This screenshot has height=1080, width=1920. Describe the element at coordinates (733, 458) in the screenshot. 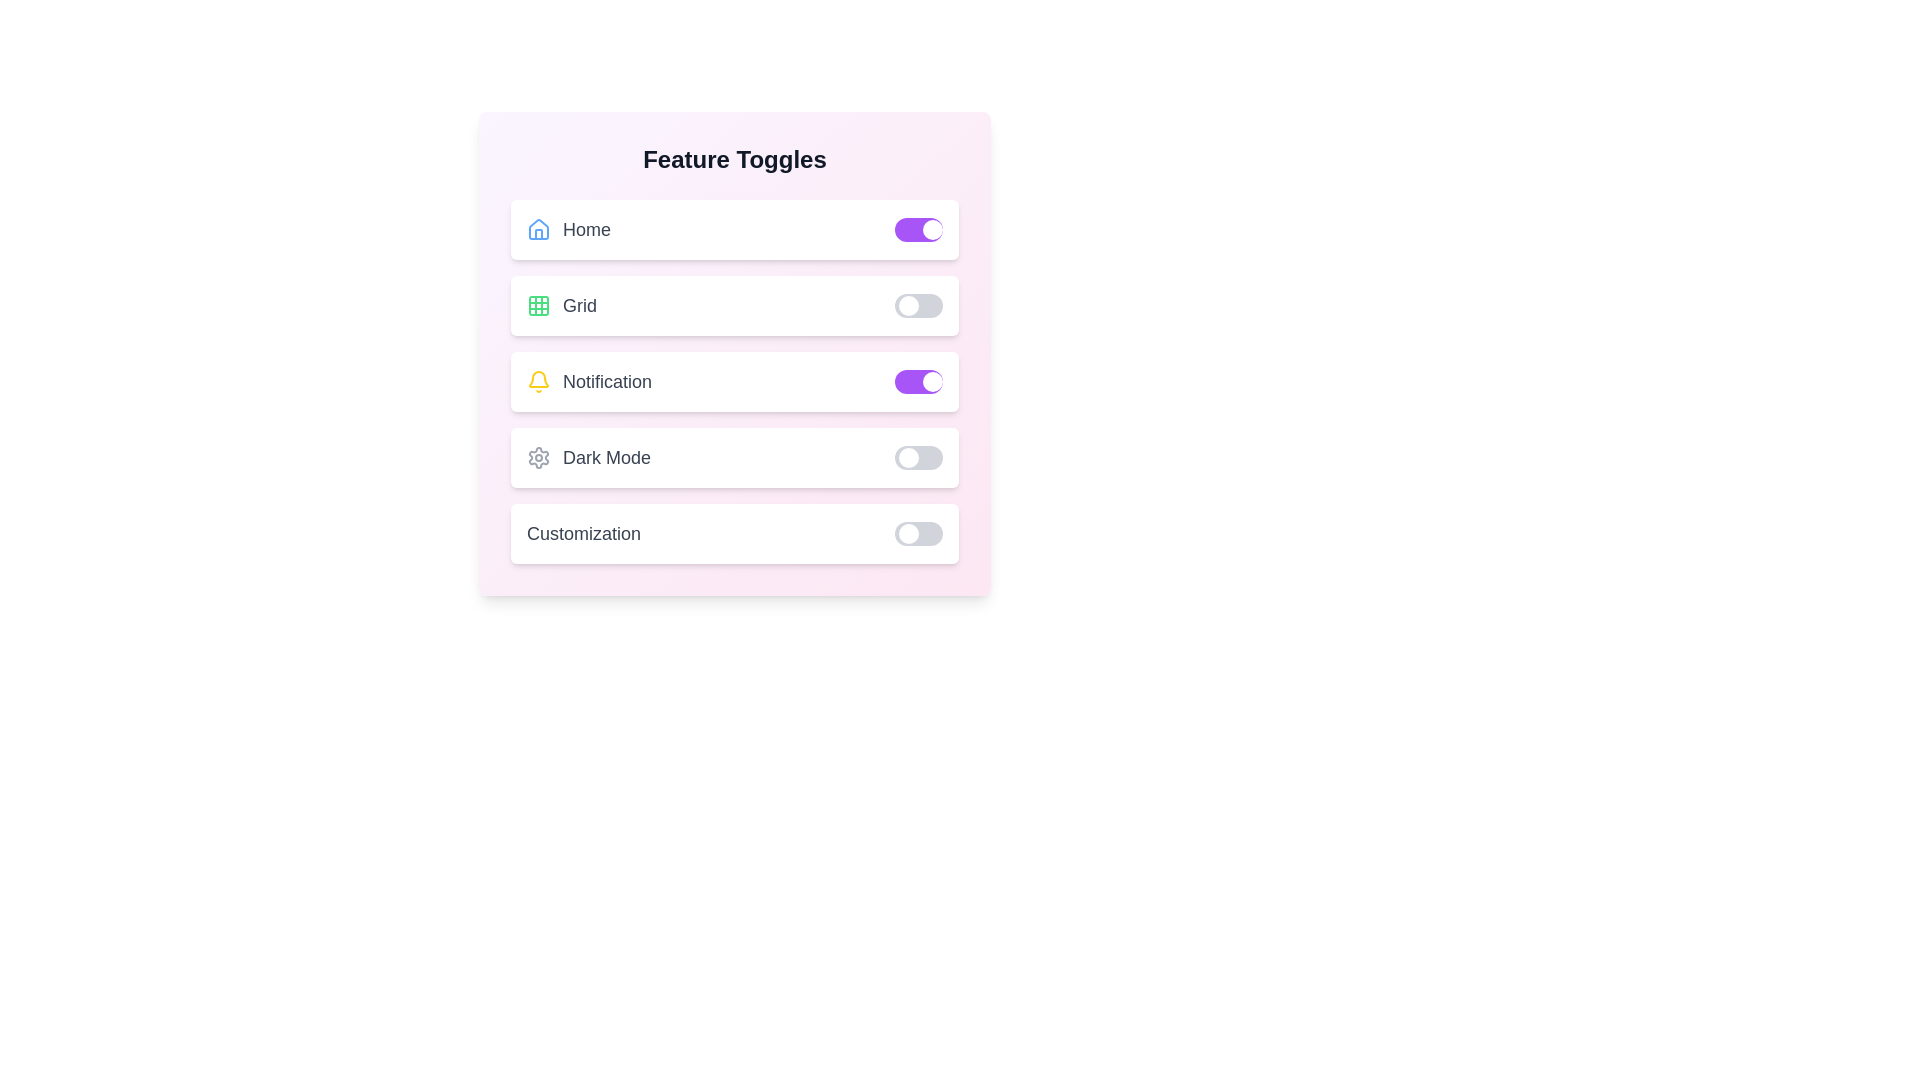

I see `the 'Dark Mode' setting option with toggle, which is the fourth item in the 'Feature Toggles' list` at that location.